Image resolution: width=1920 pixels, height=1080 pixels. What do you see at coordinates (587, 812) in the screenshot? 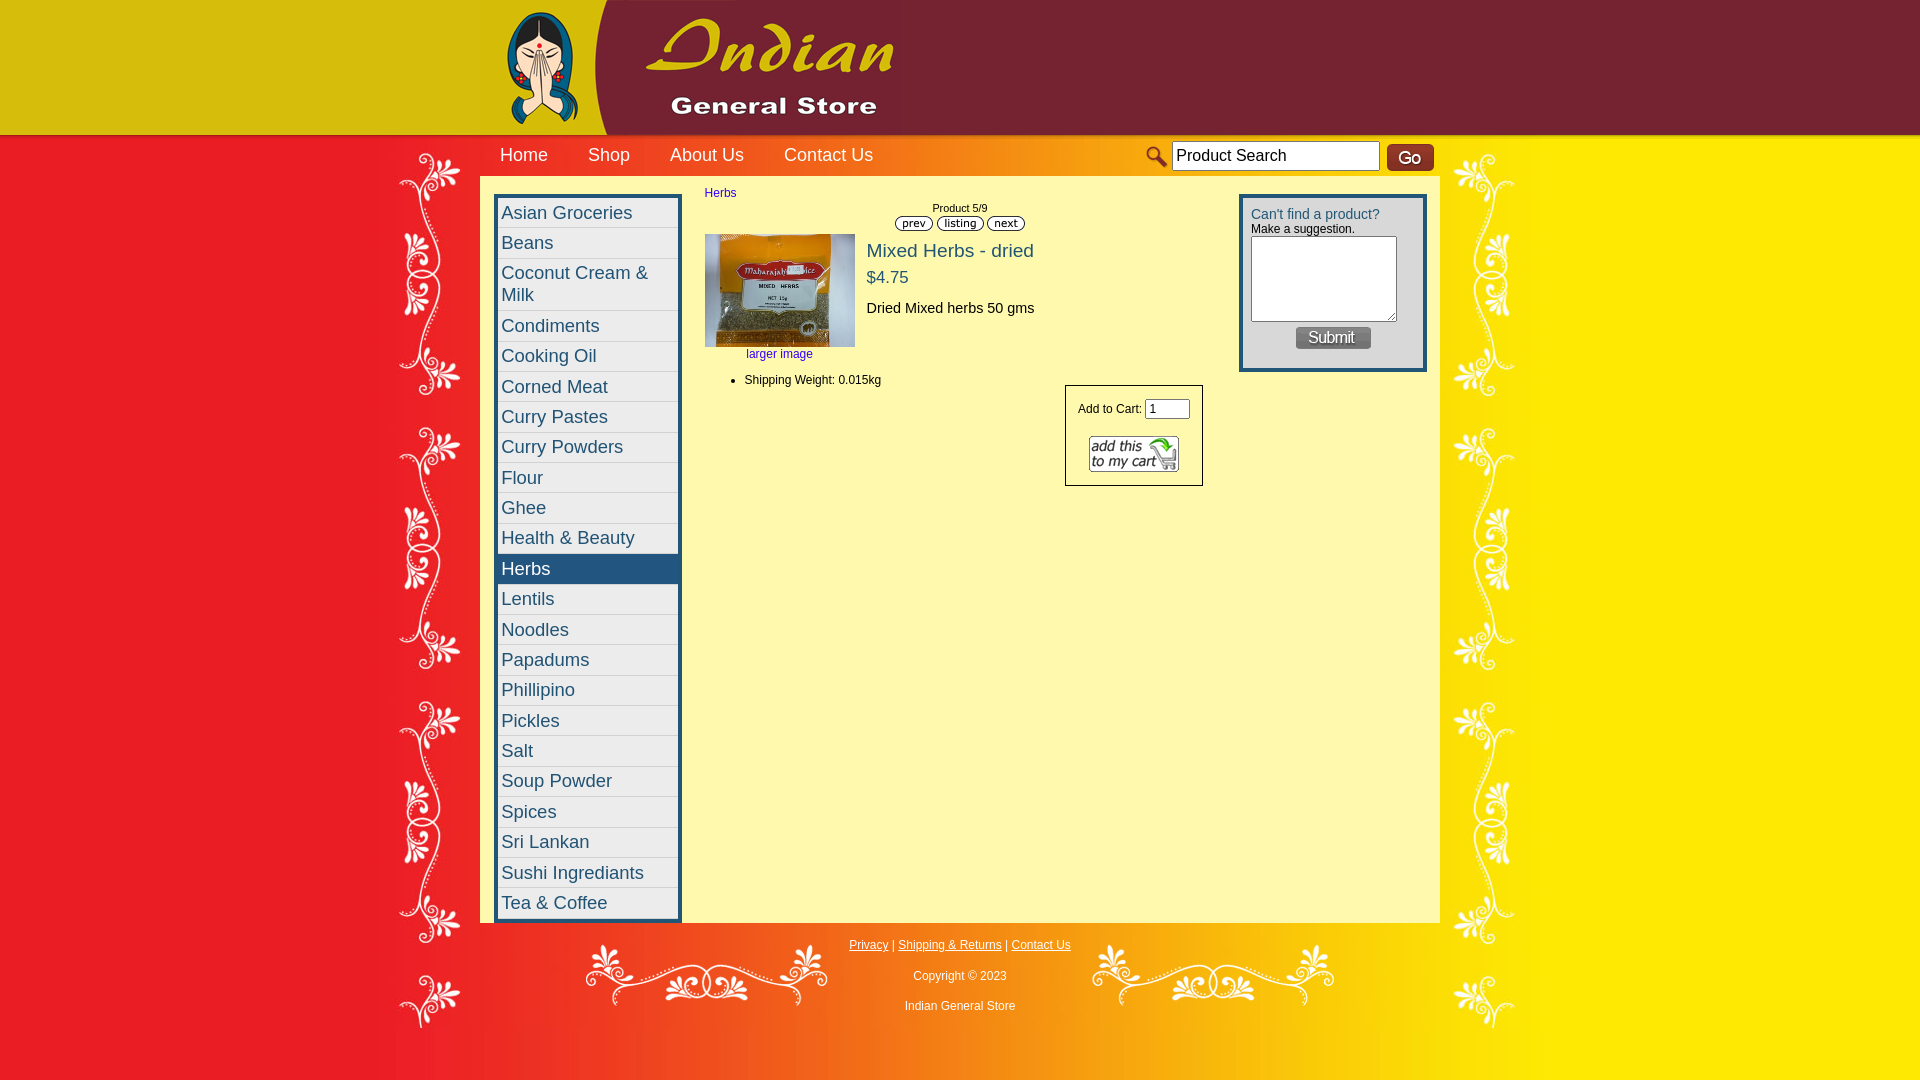
I see `'Spices'` at bounding box center [587, 812].